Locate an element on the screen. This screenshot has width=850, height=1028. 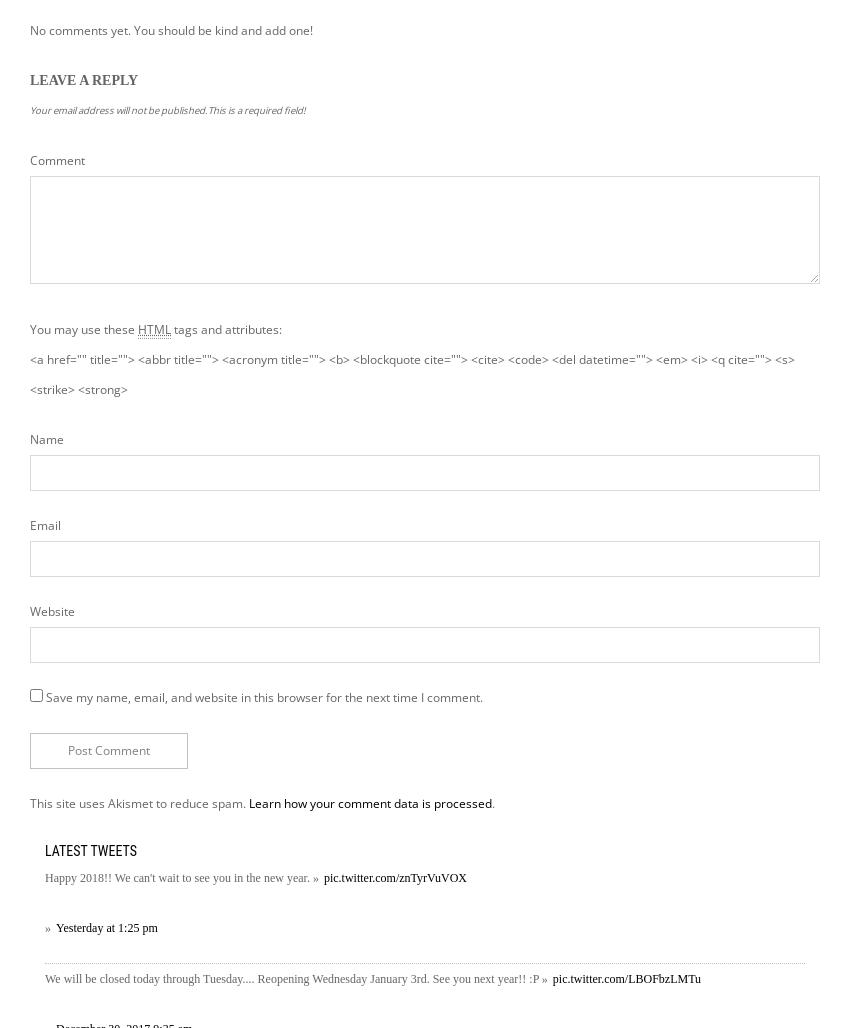
'No comments yet. You should be kind and add one!' is located at coordinates (170, 29).